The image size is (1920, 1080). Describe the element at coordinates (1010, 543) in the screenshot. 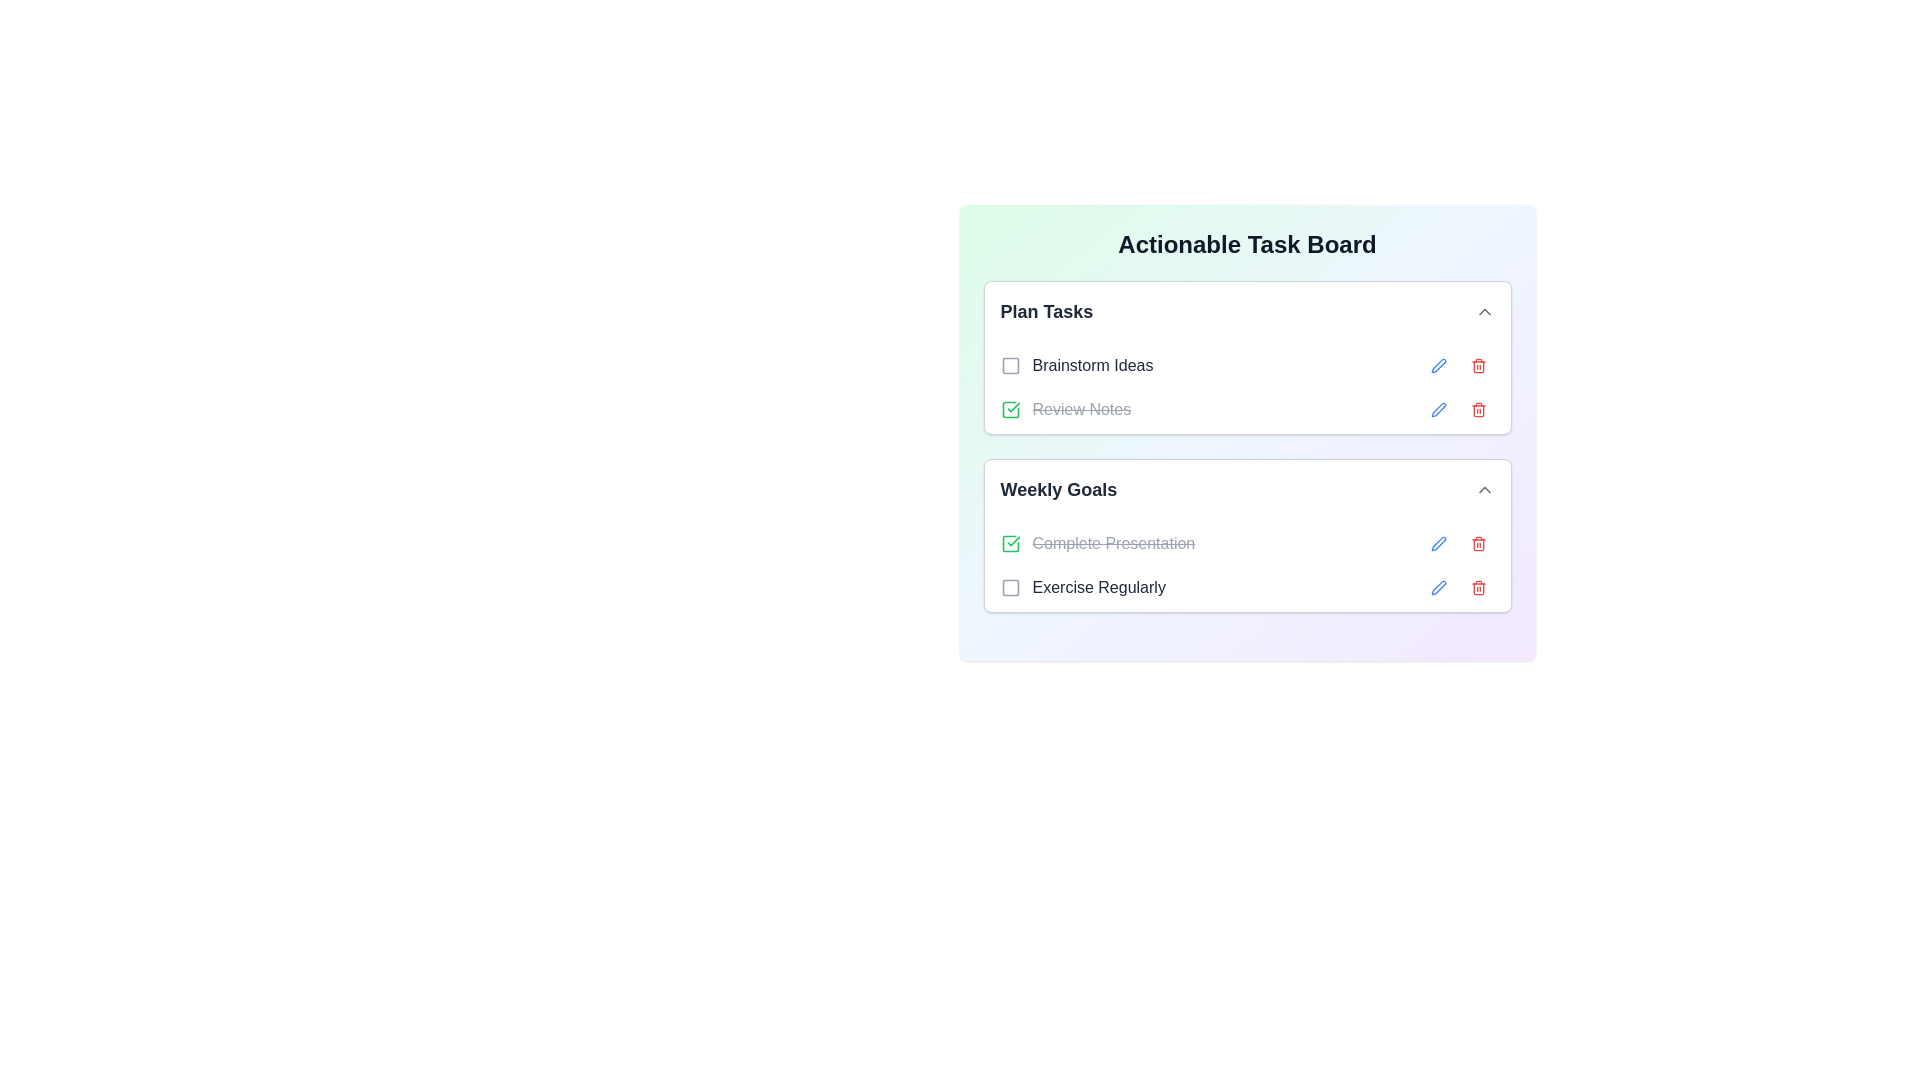

I see `the checkbox icon filled with green and featuring a checkmark, located to the left of 'Complete Presentation' in the 'Weekly Goals' section` at that location.